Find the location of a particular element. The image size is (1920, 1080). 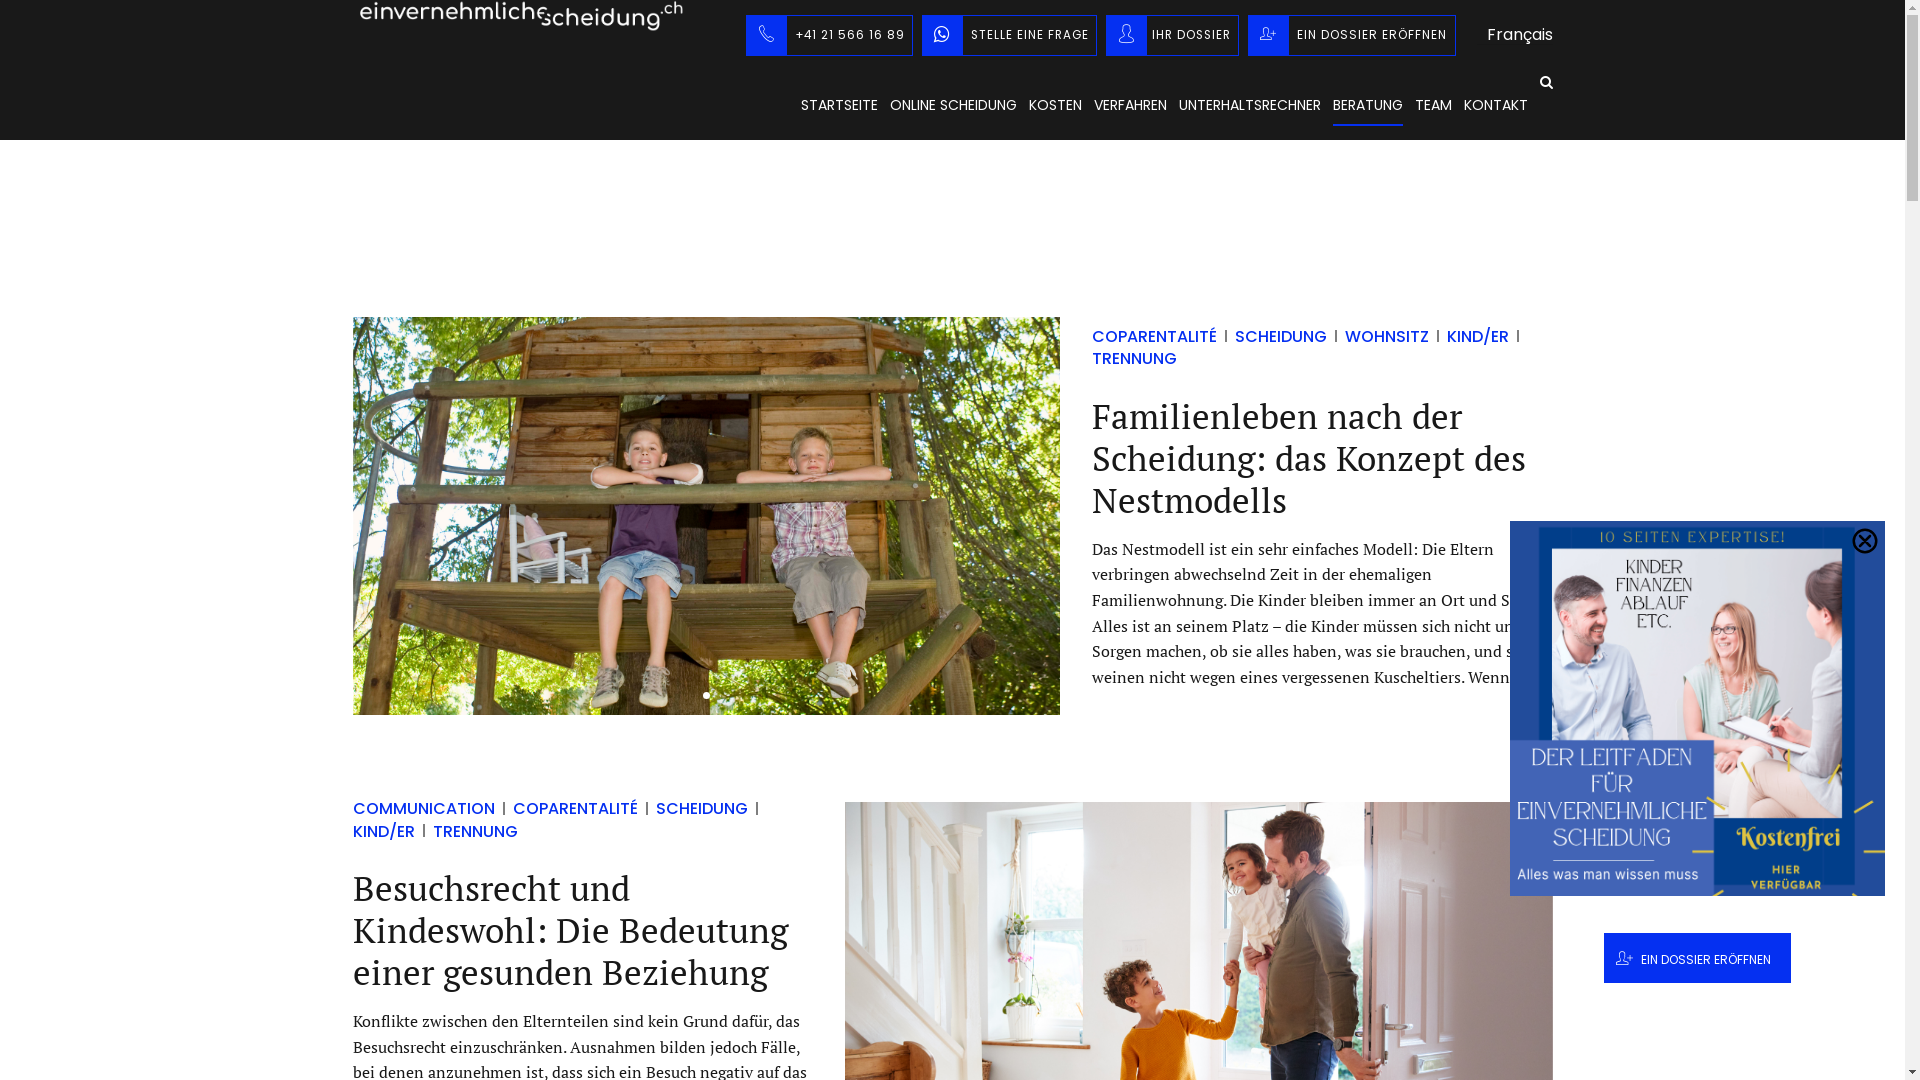

'SCHEIDUNG' is located at coordinates (692, 807).